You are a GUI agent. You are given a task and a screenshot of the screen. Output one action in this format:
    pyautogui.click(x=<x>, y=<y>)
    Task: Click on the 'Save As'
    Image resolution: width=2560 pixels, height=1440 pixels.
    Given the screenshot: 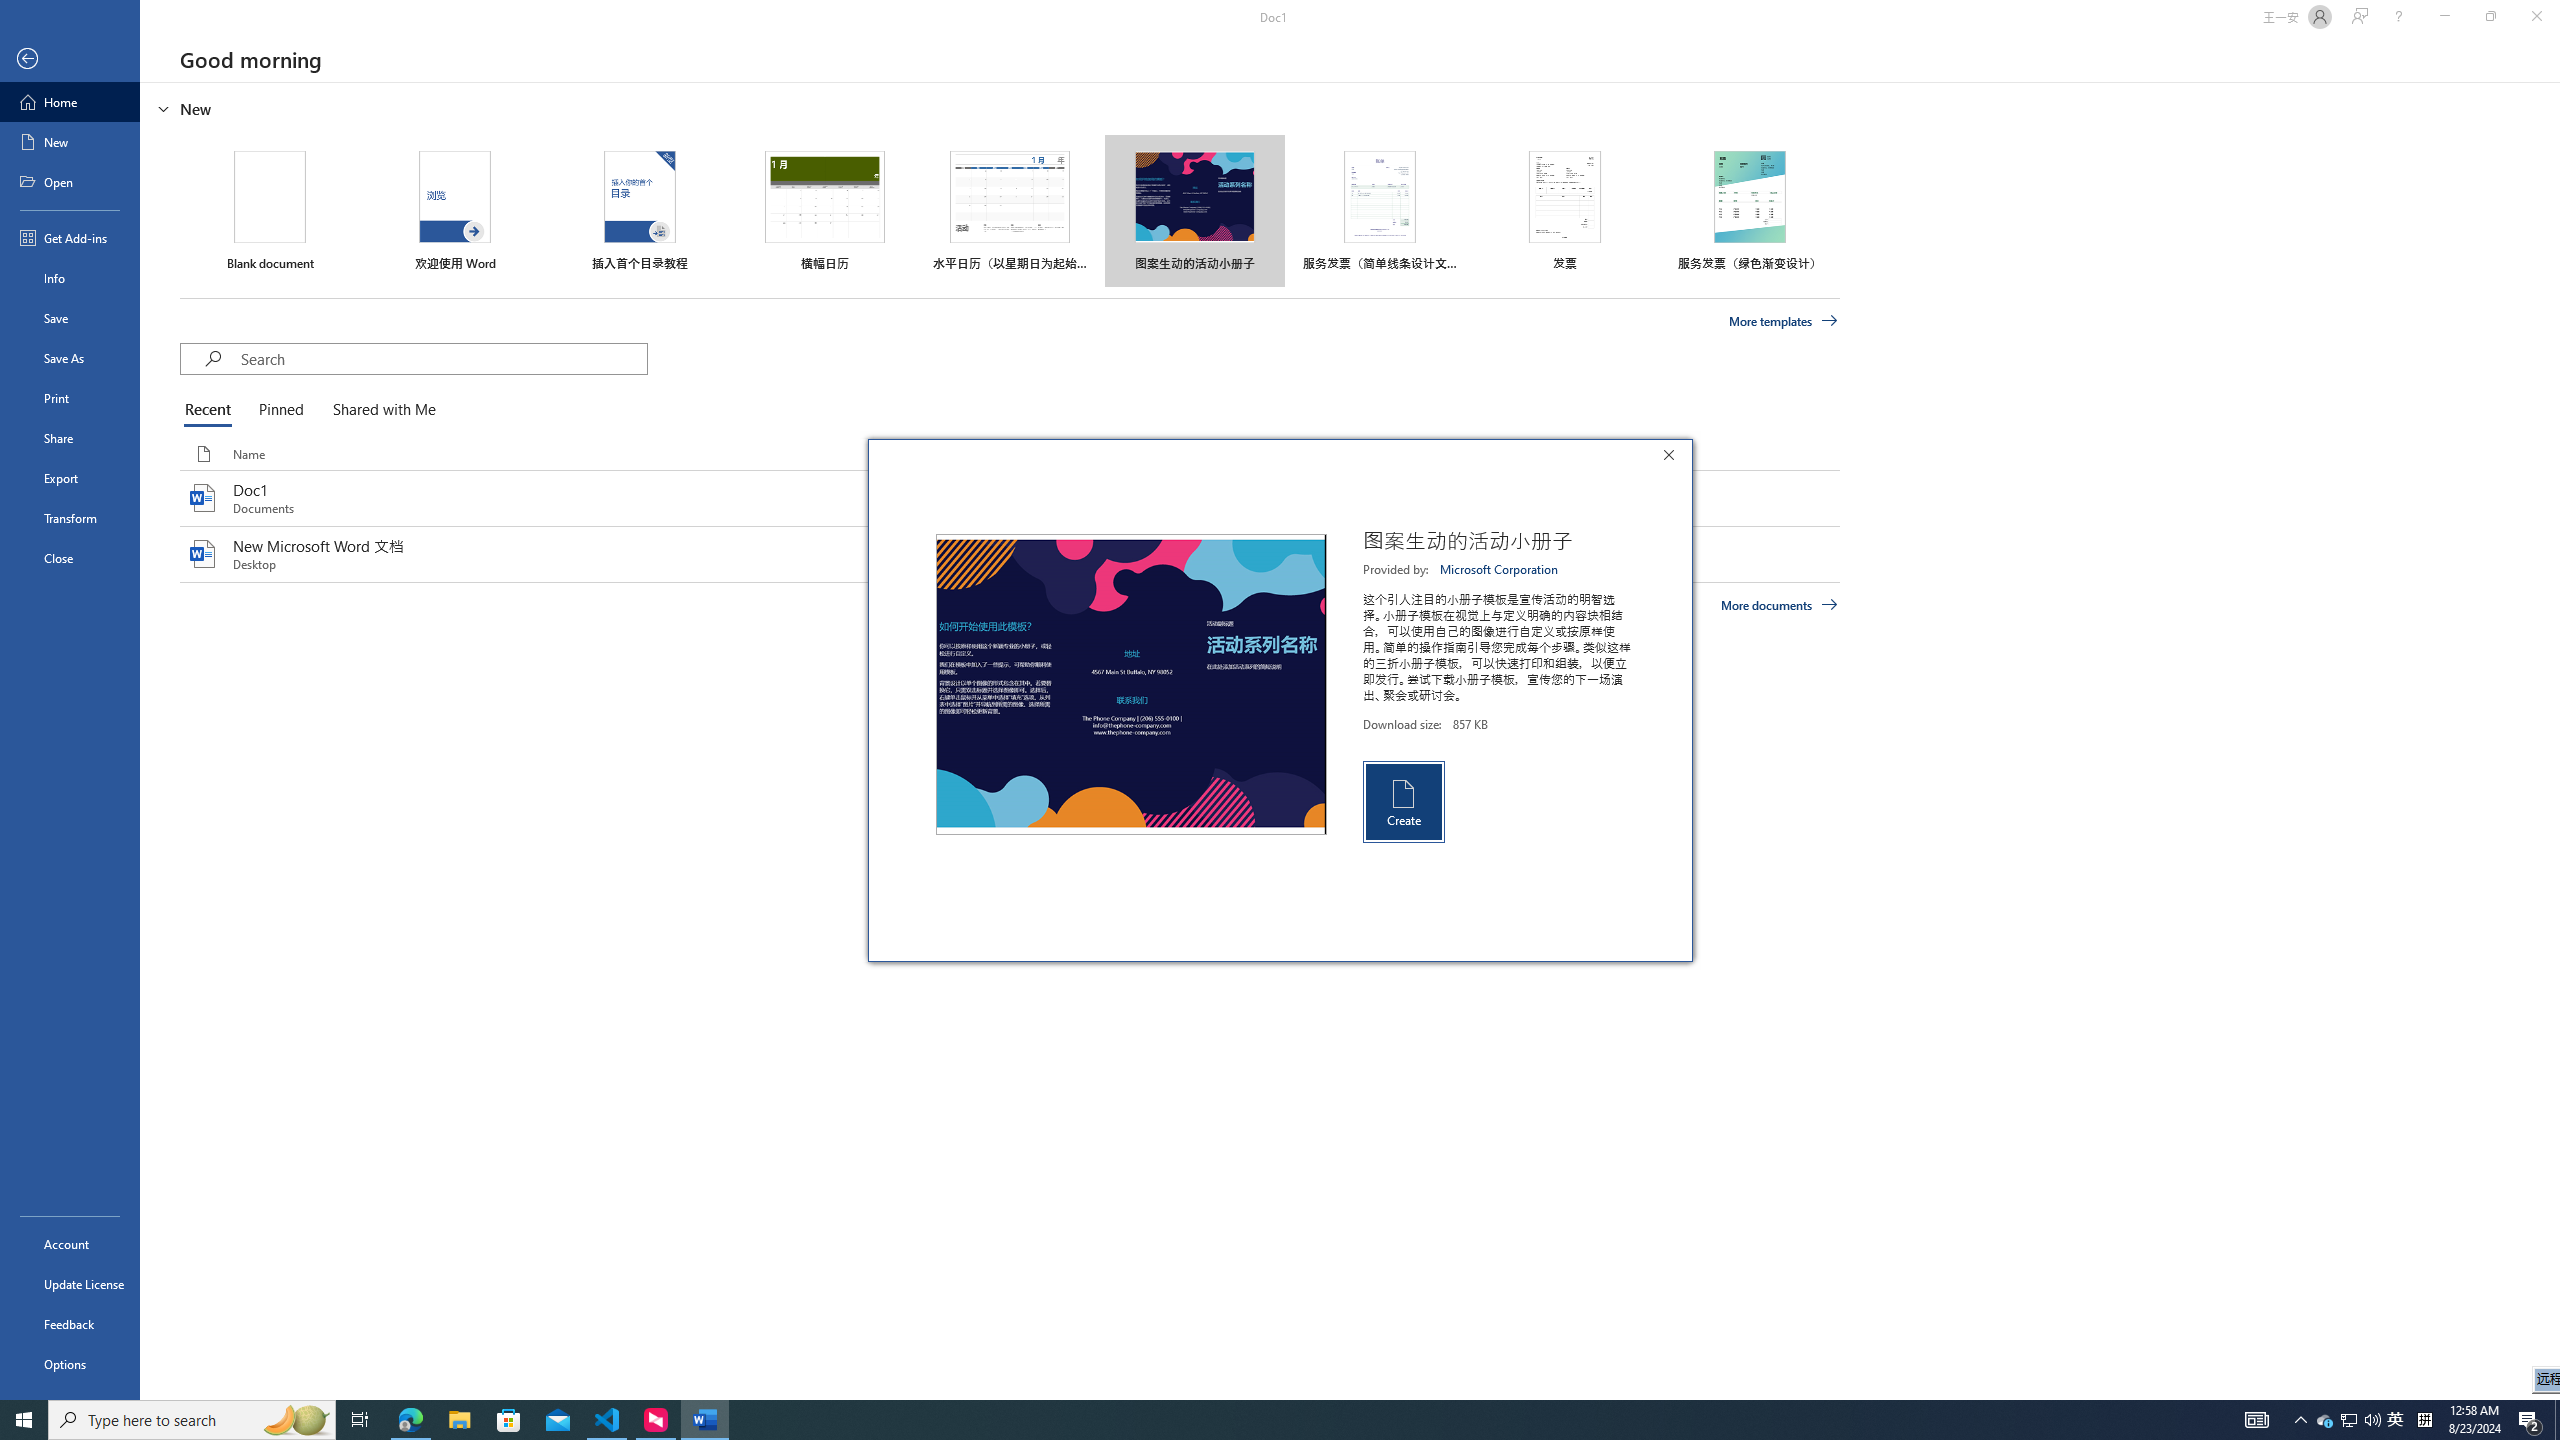 What is the action you would take?
    pyautogui.click(x=69, y=356)
    